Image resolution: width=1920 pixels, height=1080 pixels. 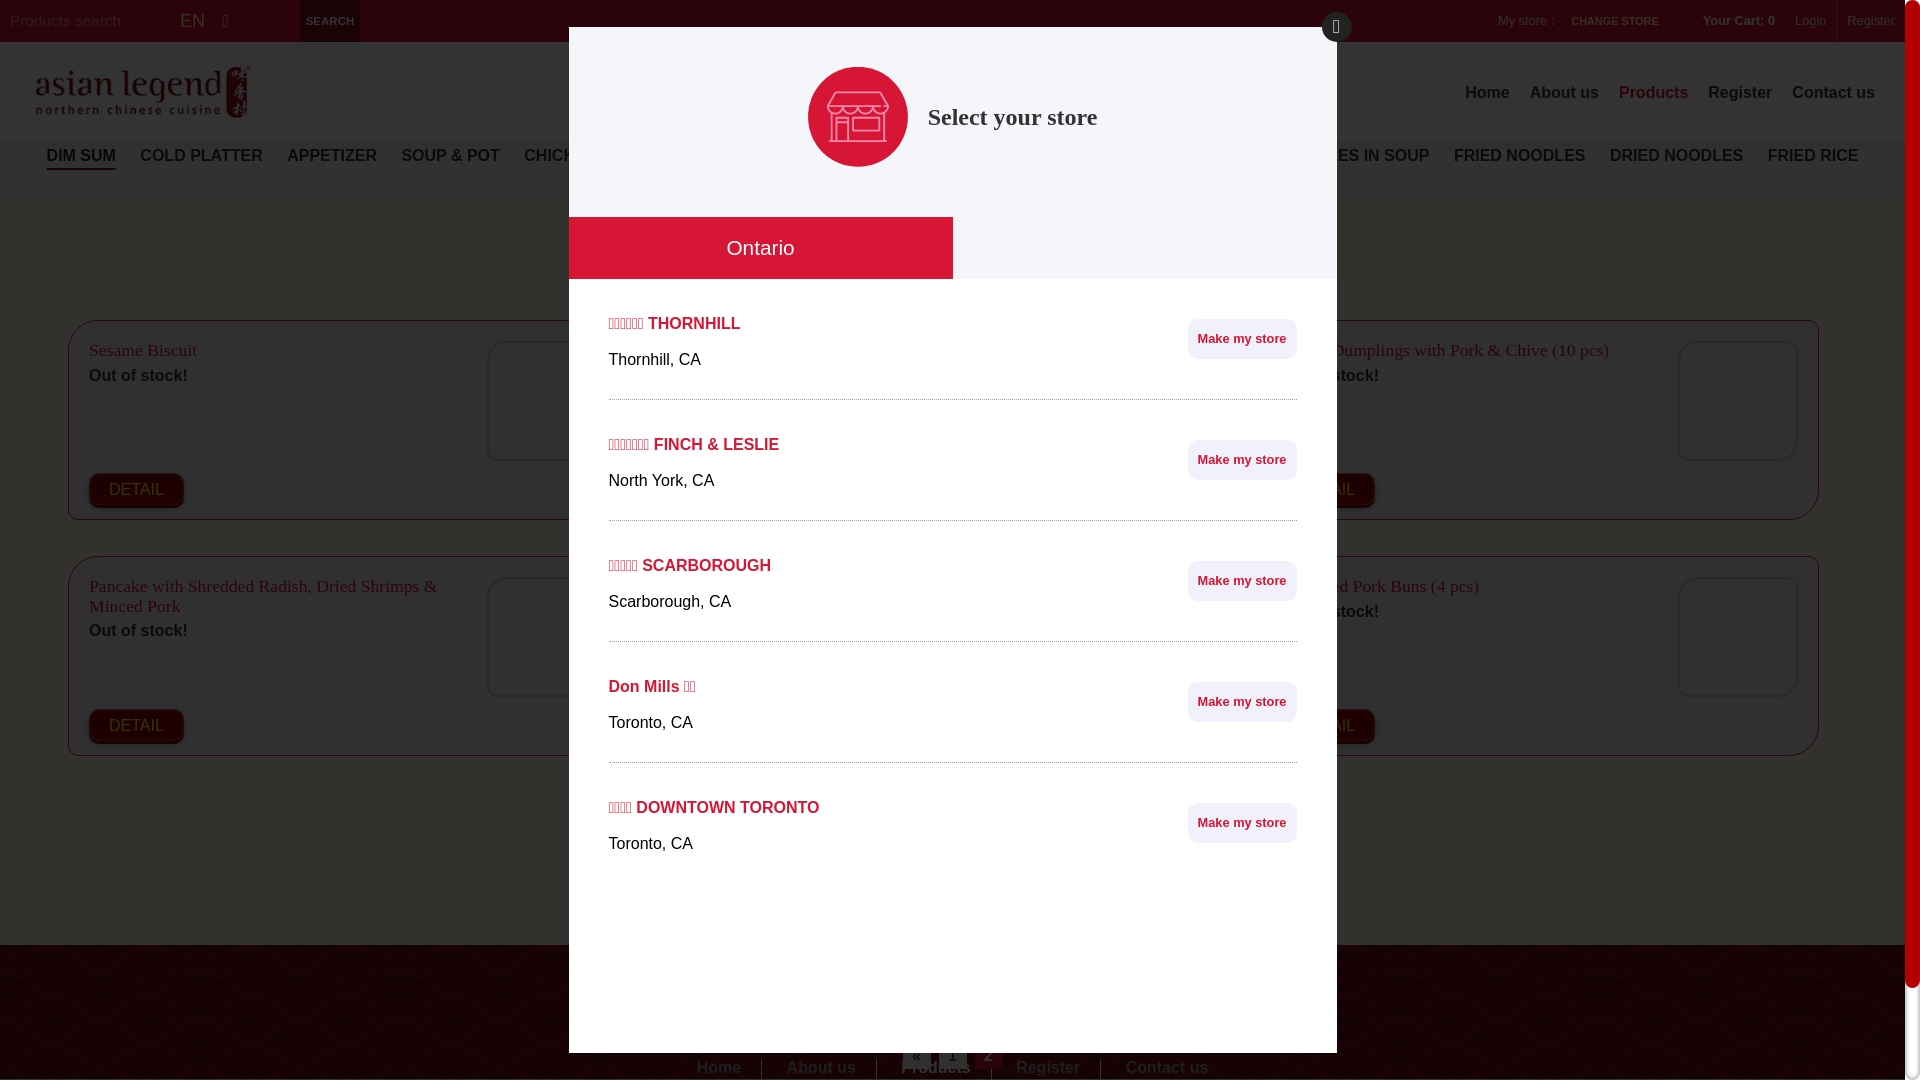 I want to click on 'Pan Fried Pork Buns (4 pcs)', so click(x=1378, y=585).